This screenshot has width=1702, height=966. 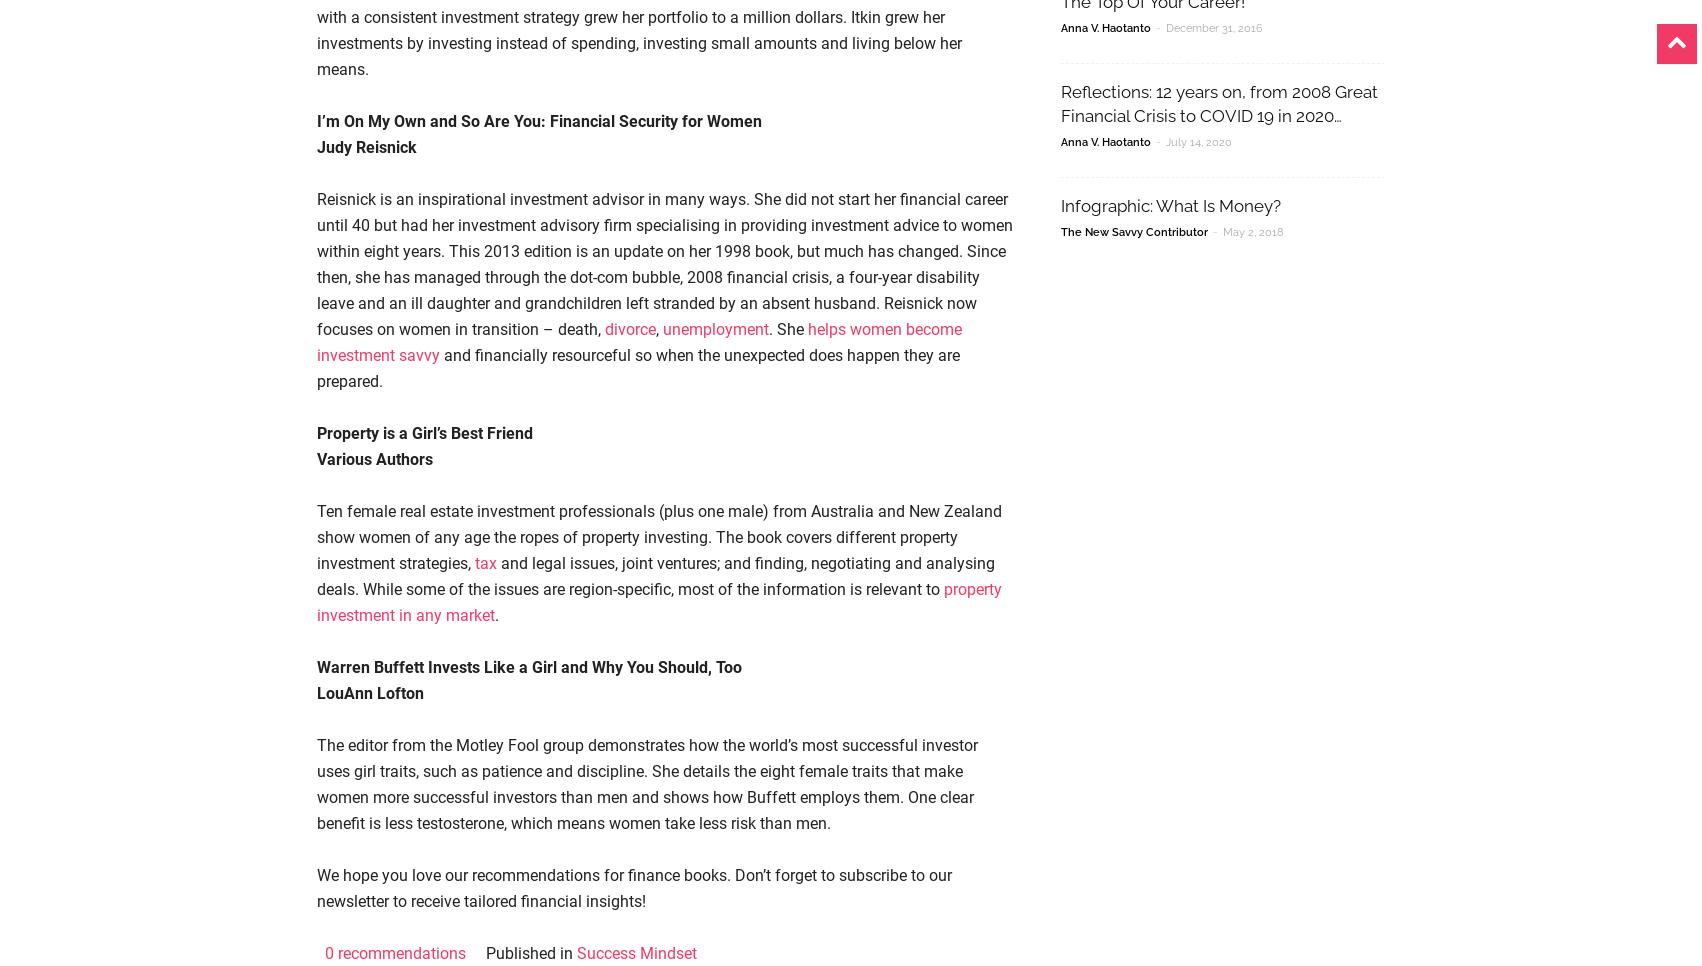 I want to click on 'Warren Buffett Invests Like a Girl and Why You Should, Too', so click(x=528, y=667).